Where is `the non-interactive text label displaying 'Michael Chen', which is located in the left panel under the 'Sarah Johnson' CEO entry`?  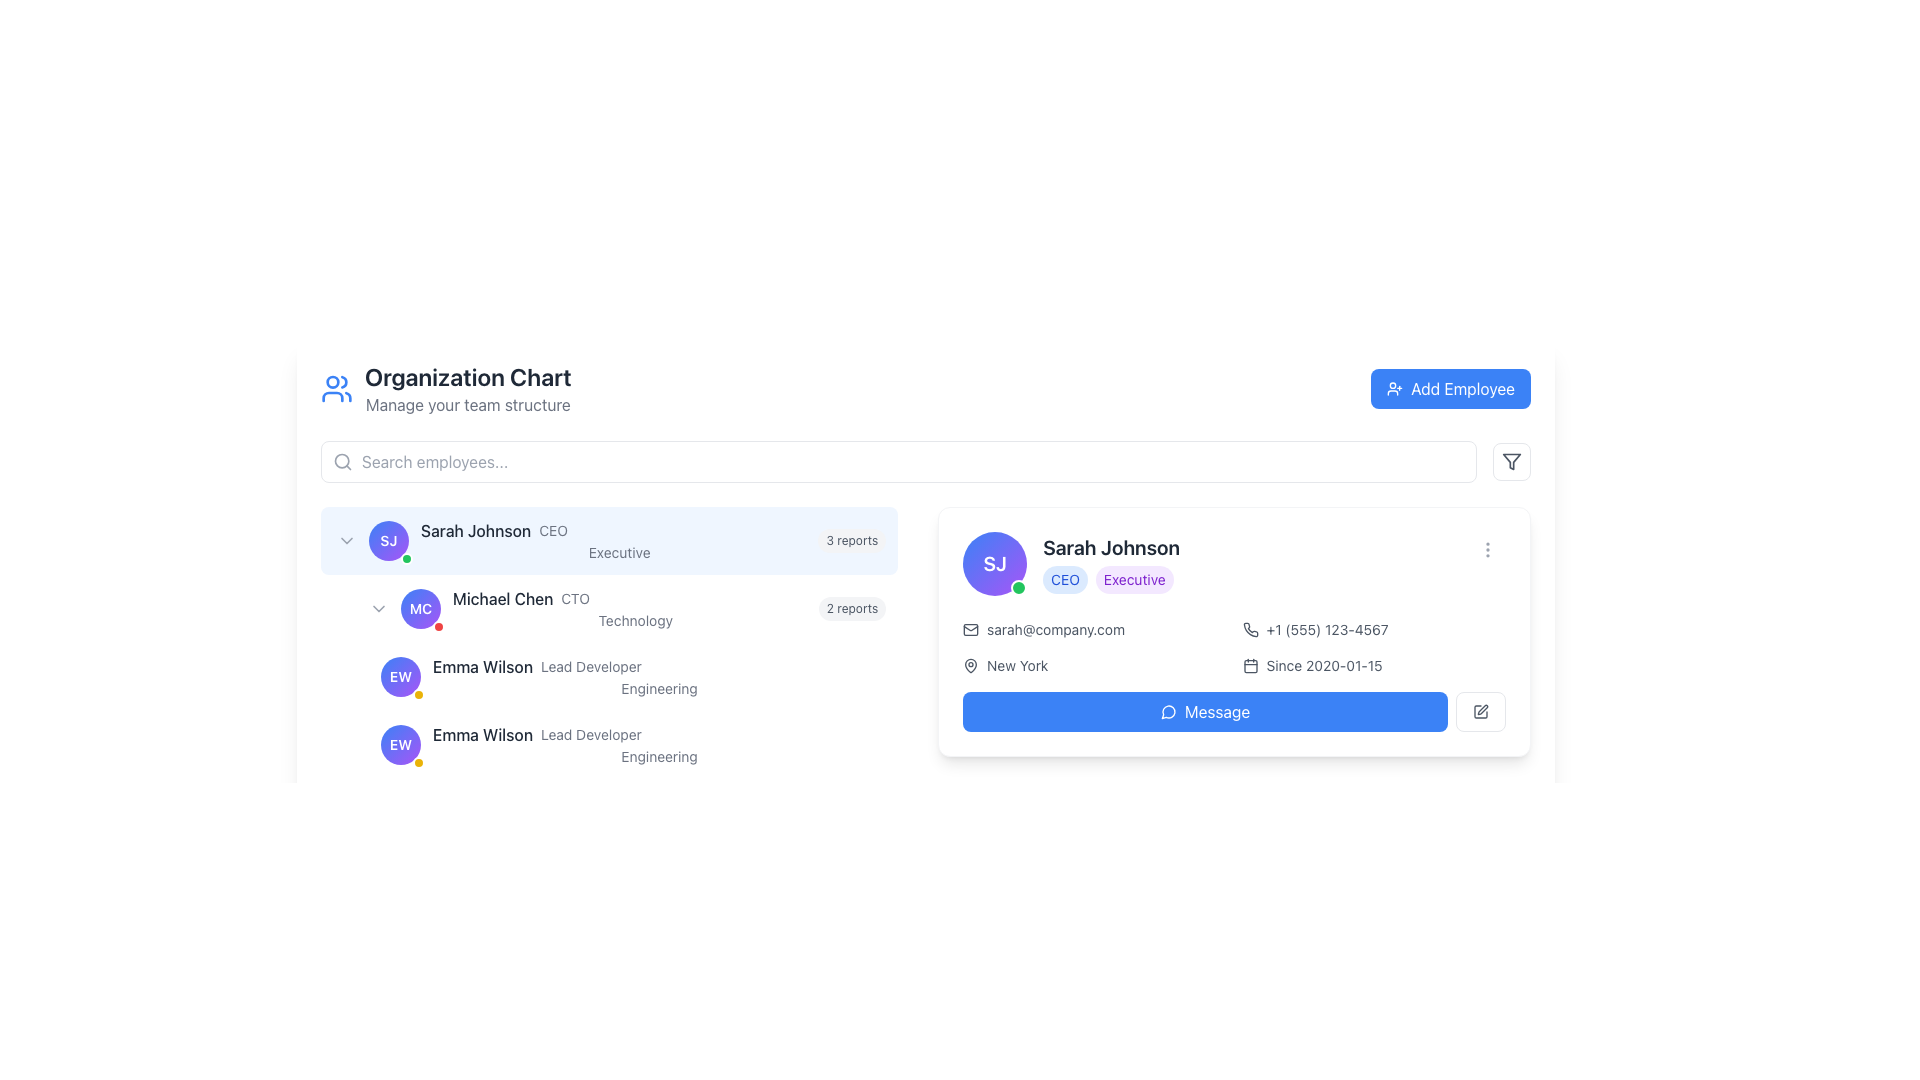 the non-interactive text label displaying 'Michael Chen', which is located in the left panel under the 'Sarah Johnson' CEO entry is located at coordinates (503, 597).